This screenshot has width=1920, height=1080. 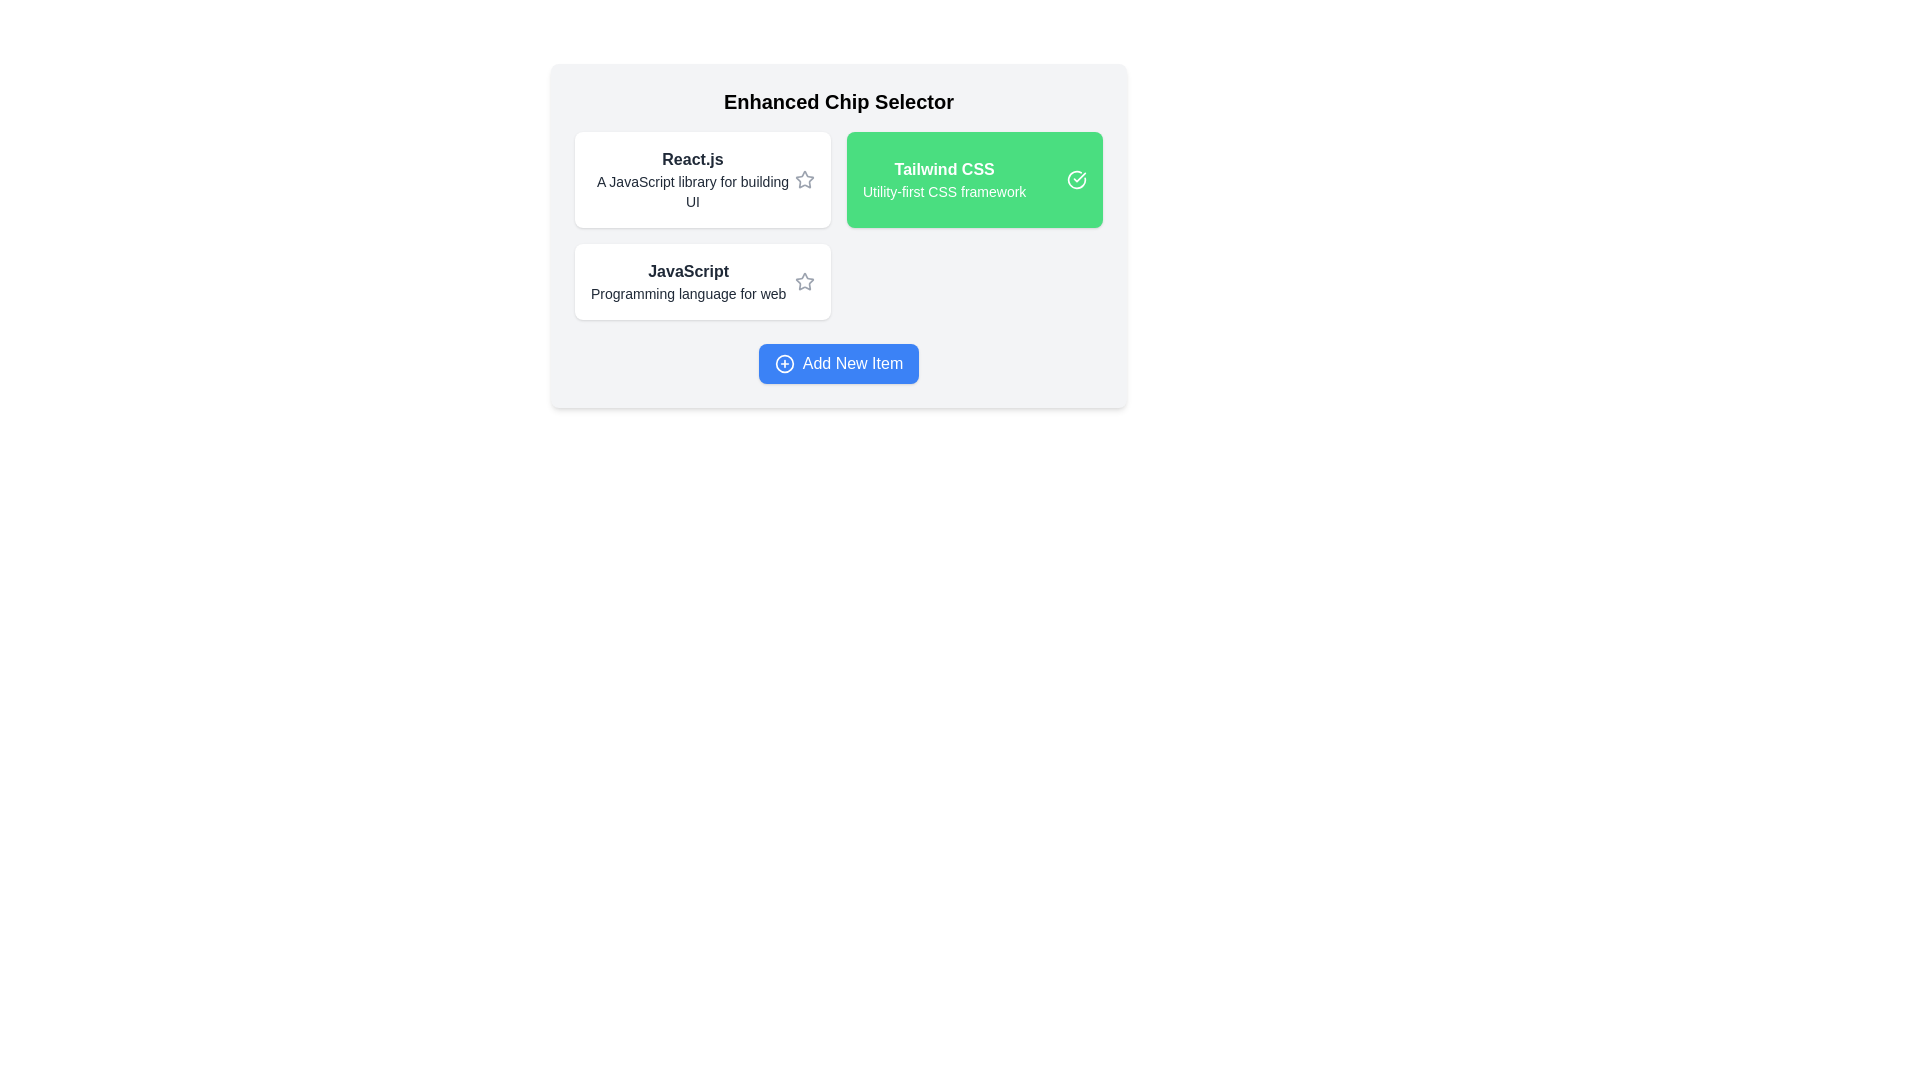 I want to click on the text label displaying 'Programming language for web', which is styled in a subdued manner and located directly below the 'JavaScript' title, so click(x=688, y=293).